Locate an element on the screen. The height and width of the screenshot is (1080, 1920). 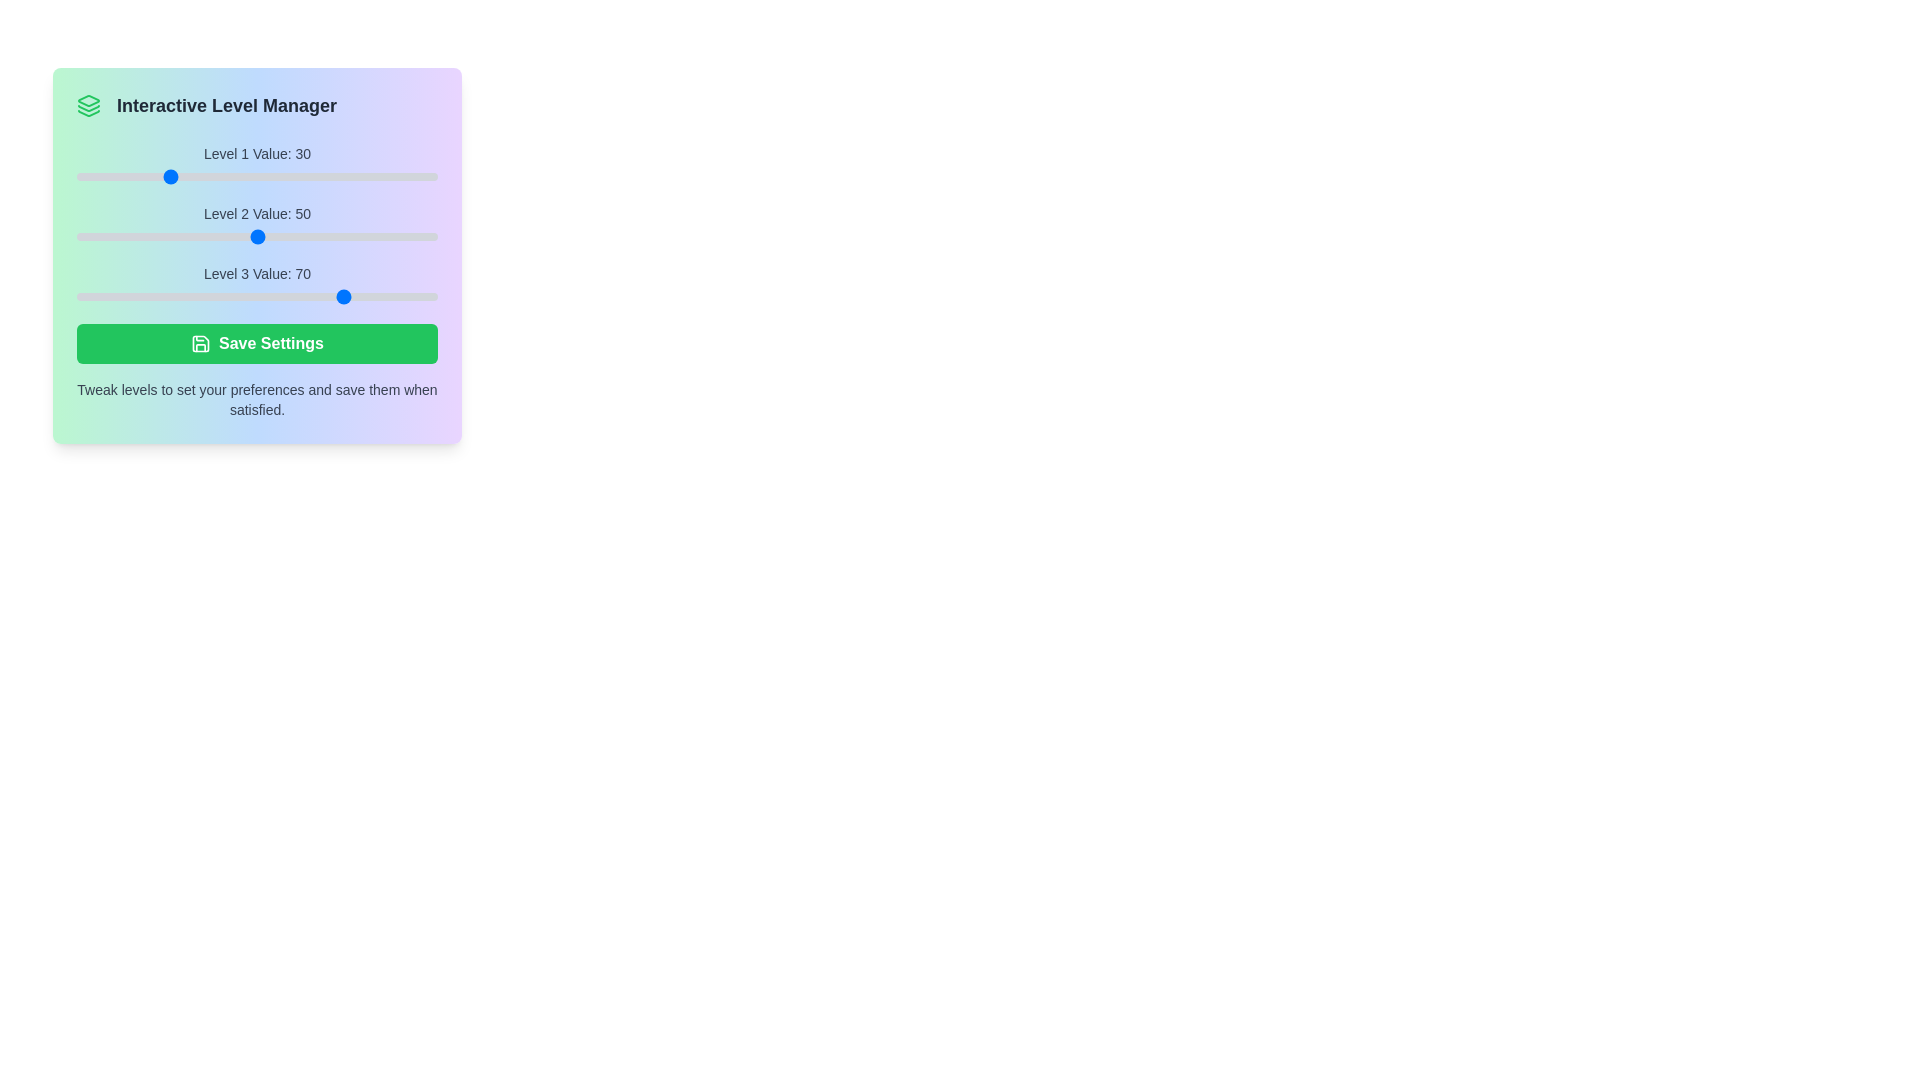
the vector icon element representing the base layer of a stack, which features a green stroke and is part of a multi-layered SVG graphic is located at coordinates (88, 113).